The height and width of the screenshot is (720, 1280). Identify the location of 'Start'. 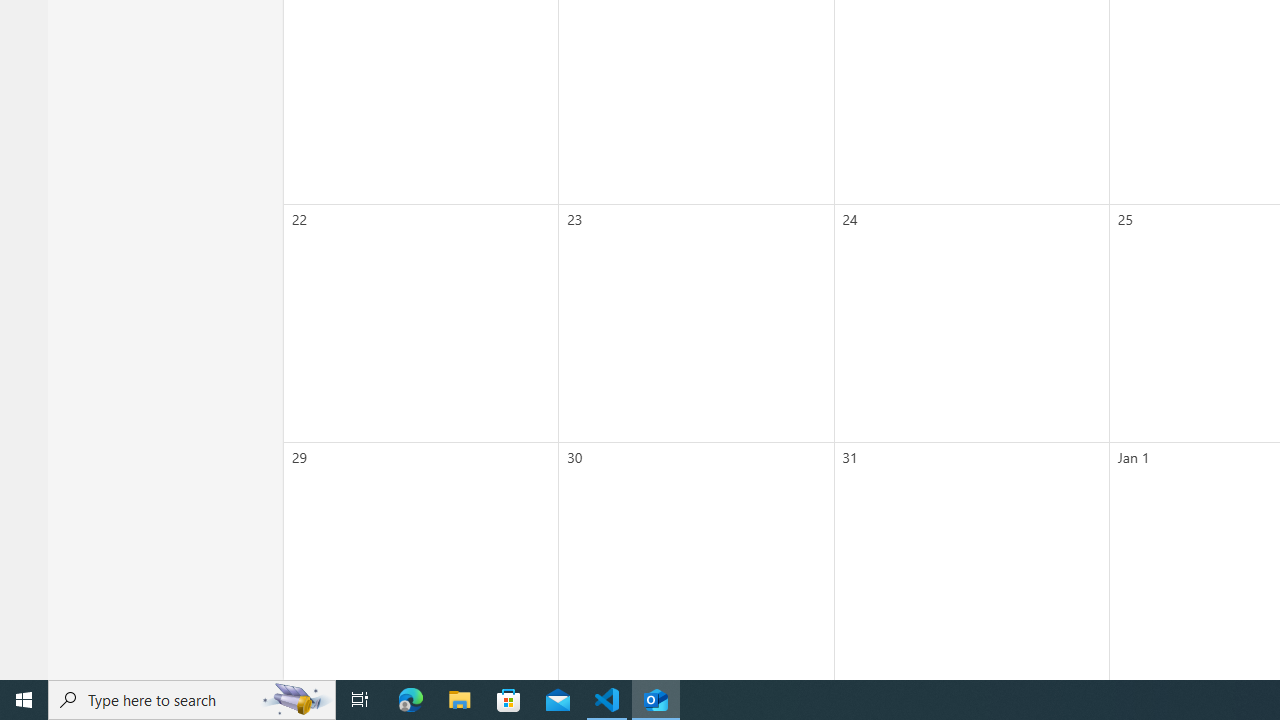
(24, 698).